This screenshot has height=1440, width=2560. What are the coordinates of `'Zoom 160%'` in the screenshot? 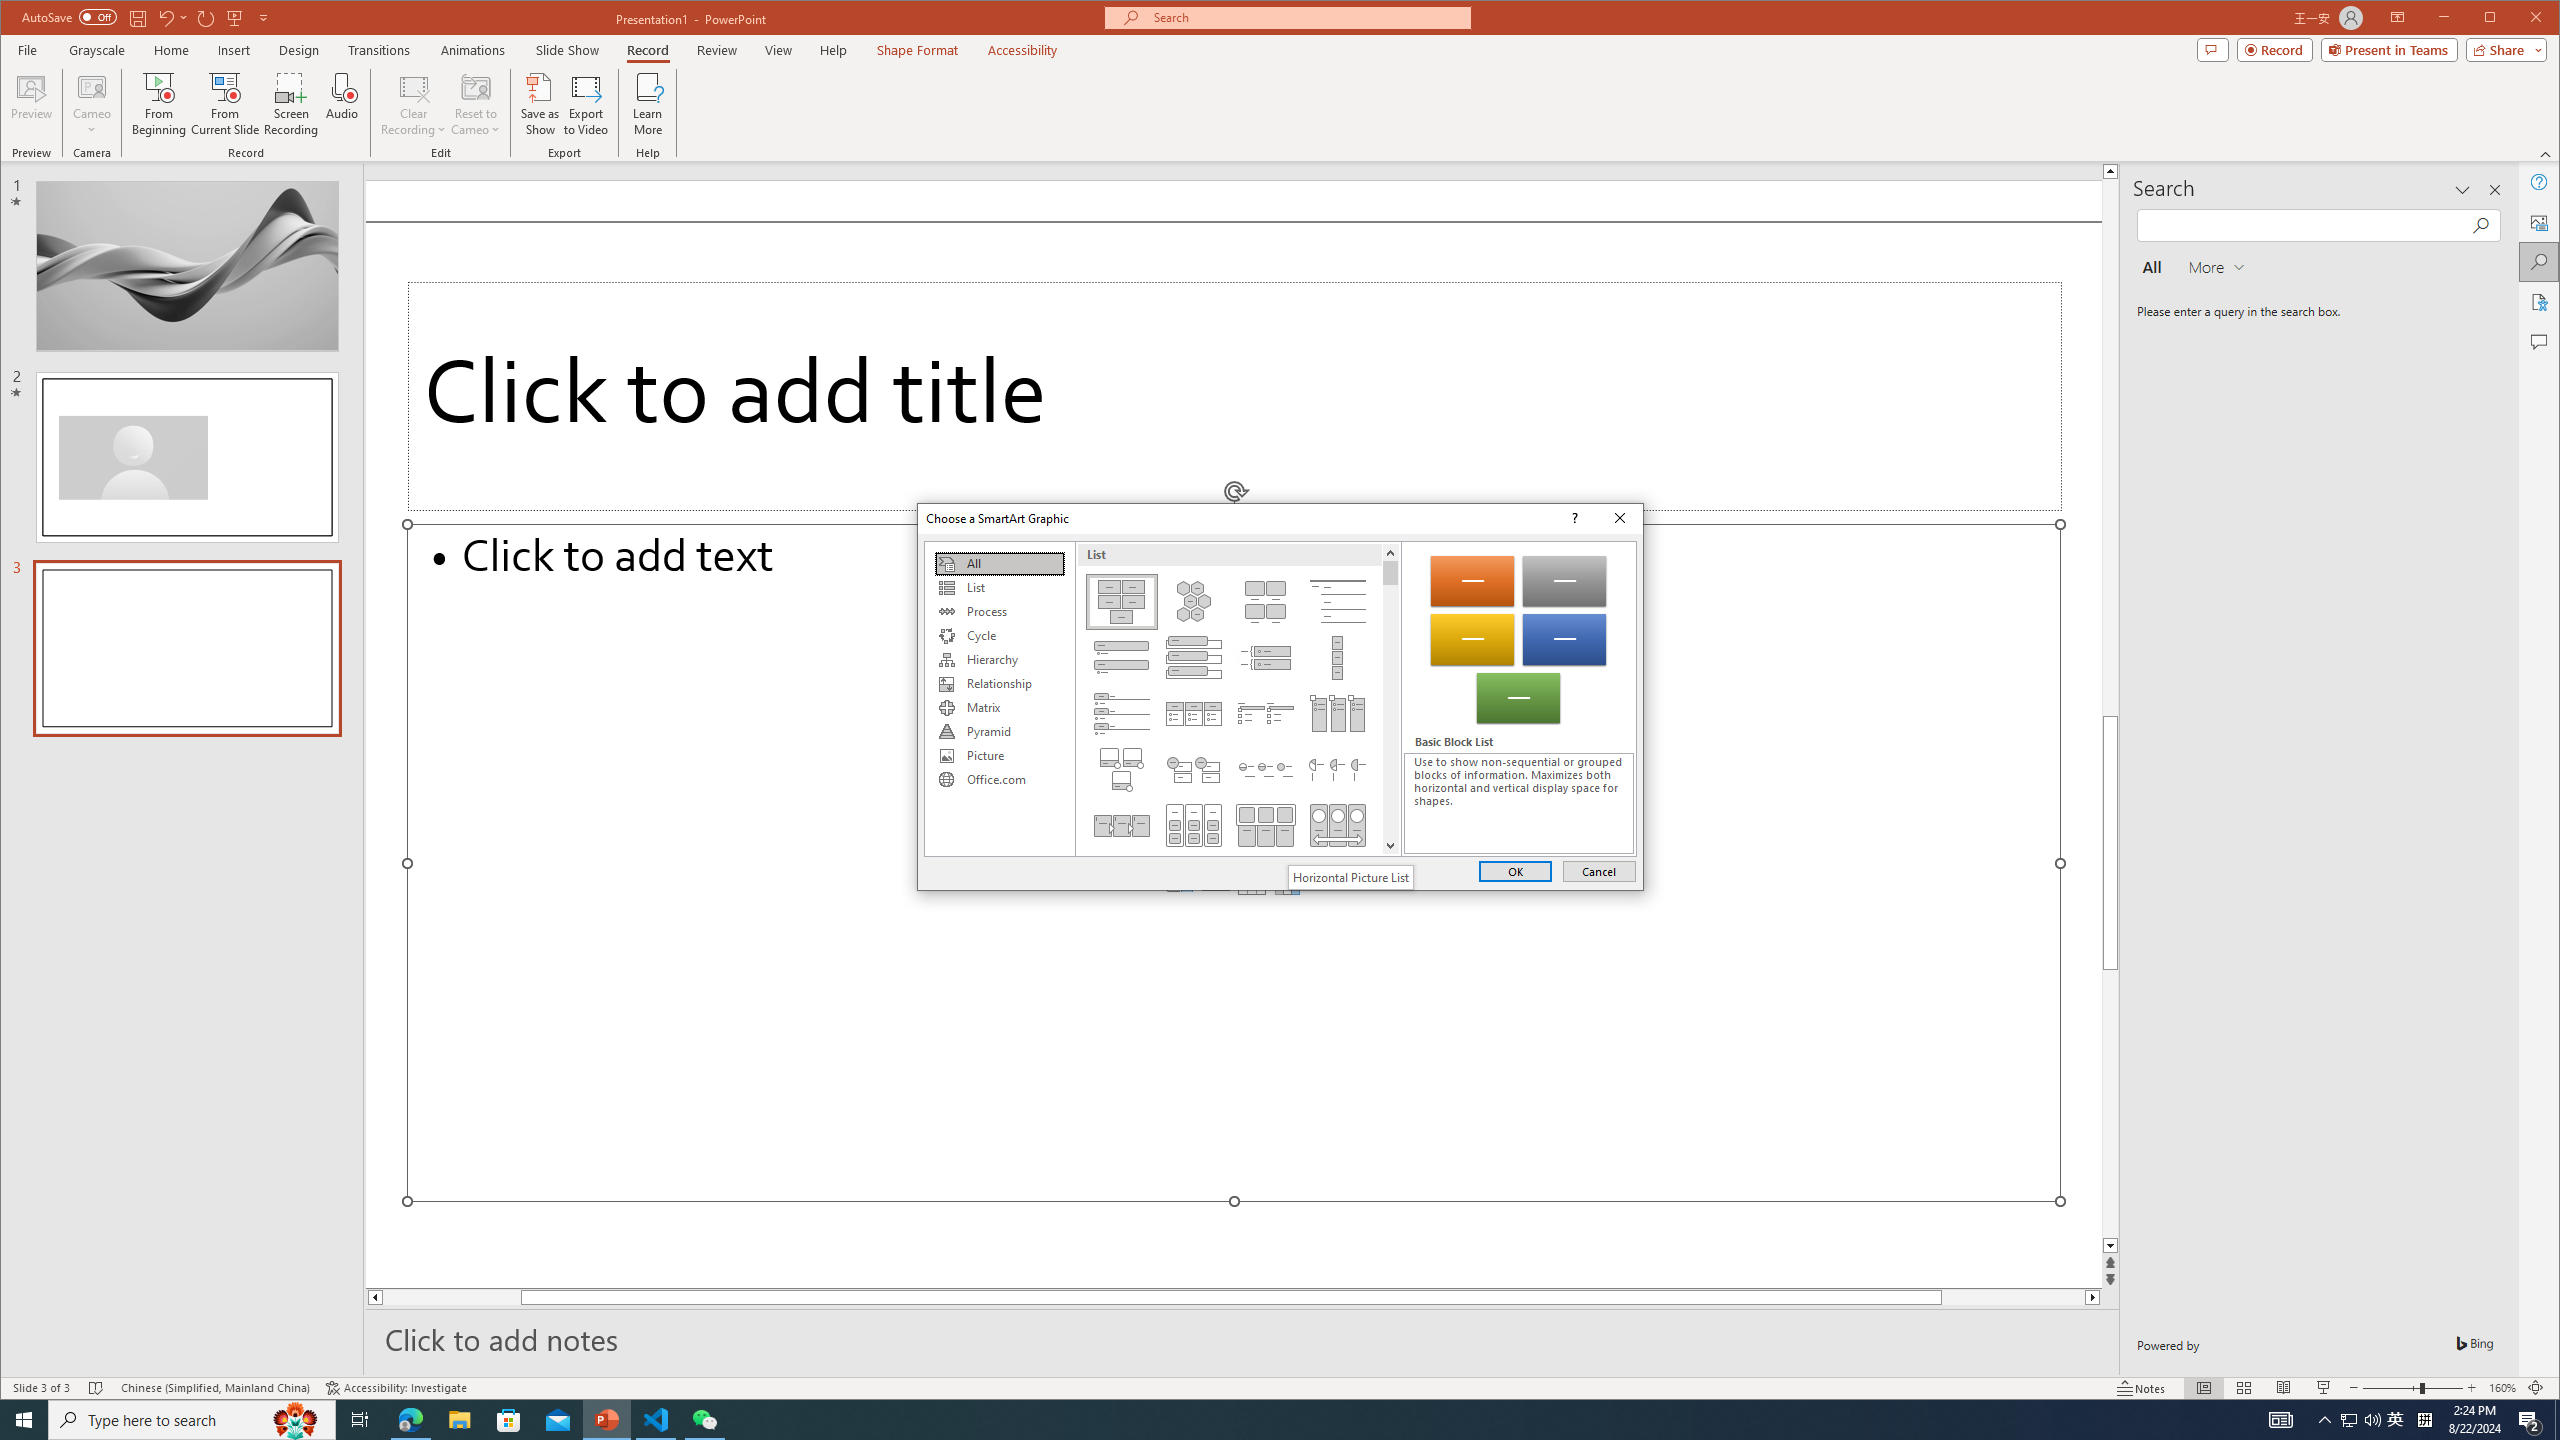 It's located at (2502, 1387).